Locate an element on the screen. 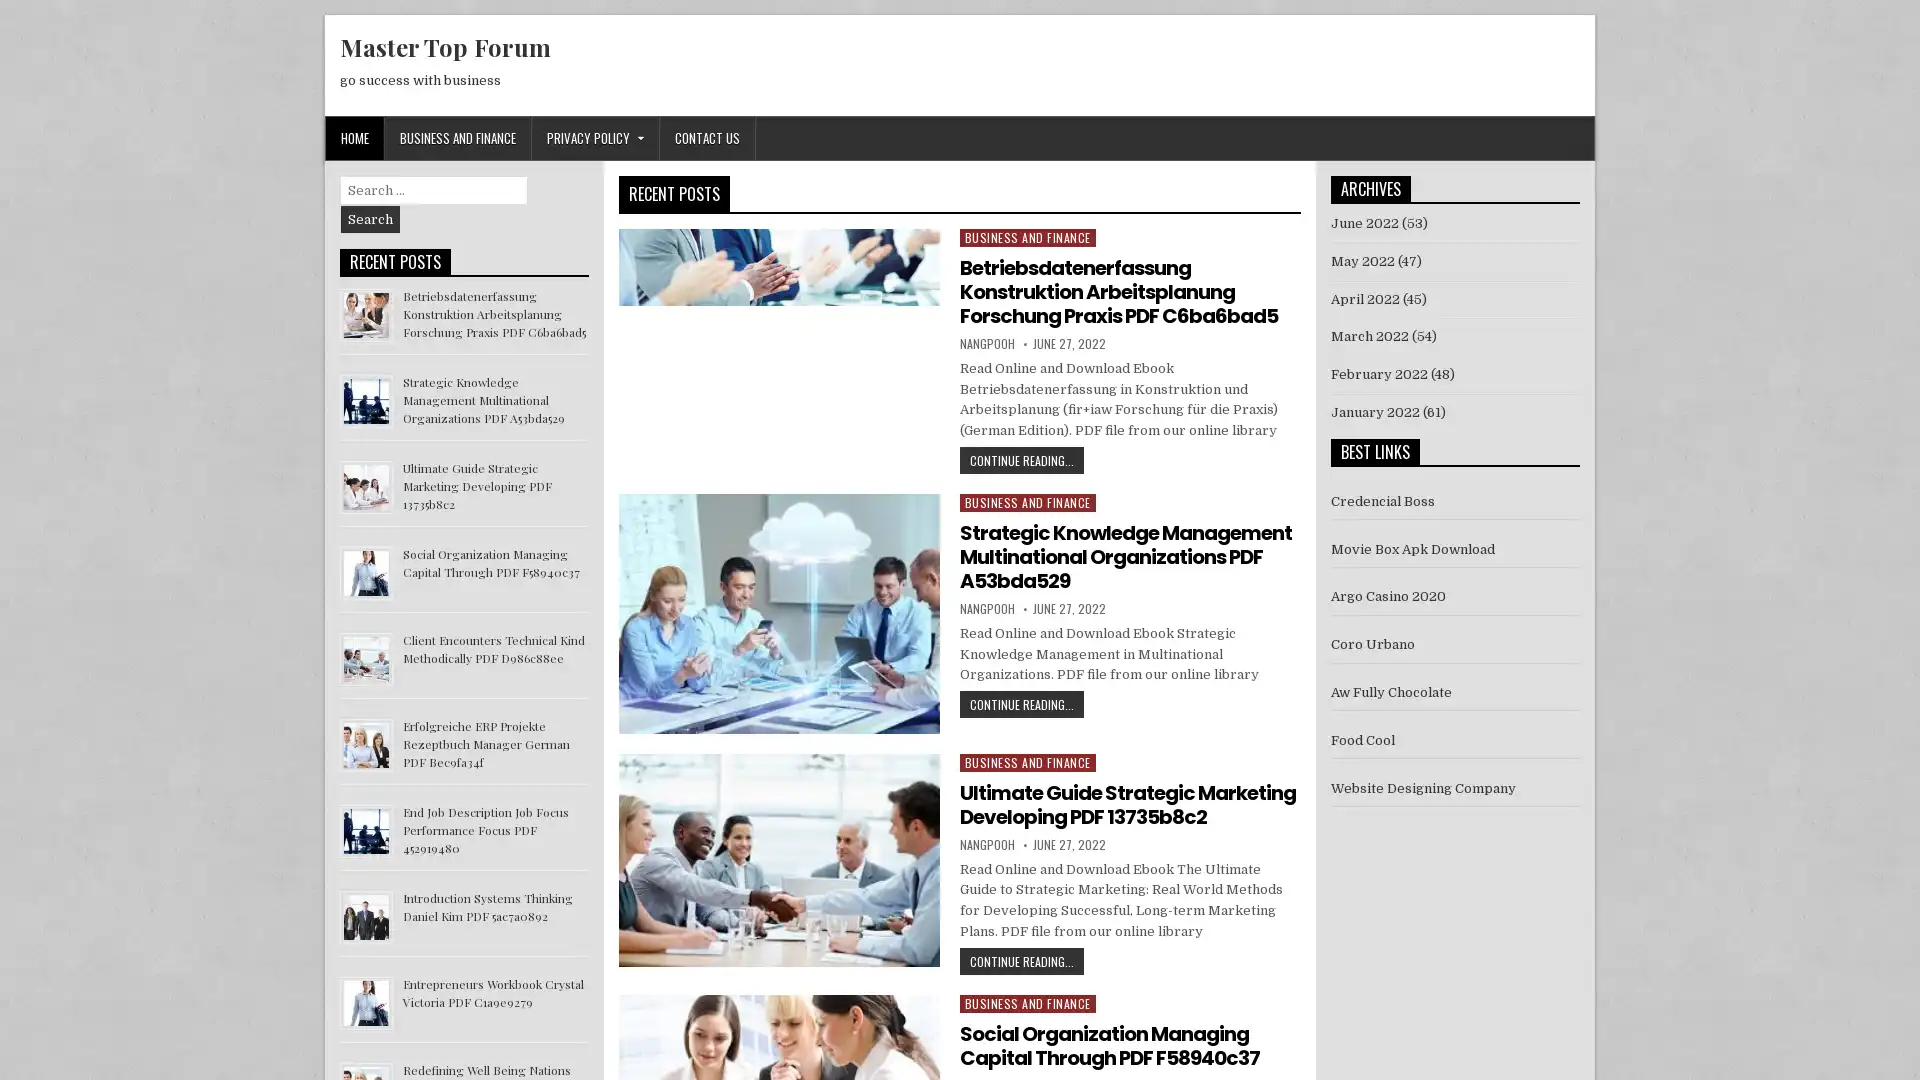 This screenshot has width=1920, height=1080. Search is located at coordinates (370, 219).